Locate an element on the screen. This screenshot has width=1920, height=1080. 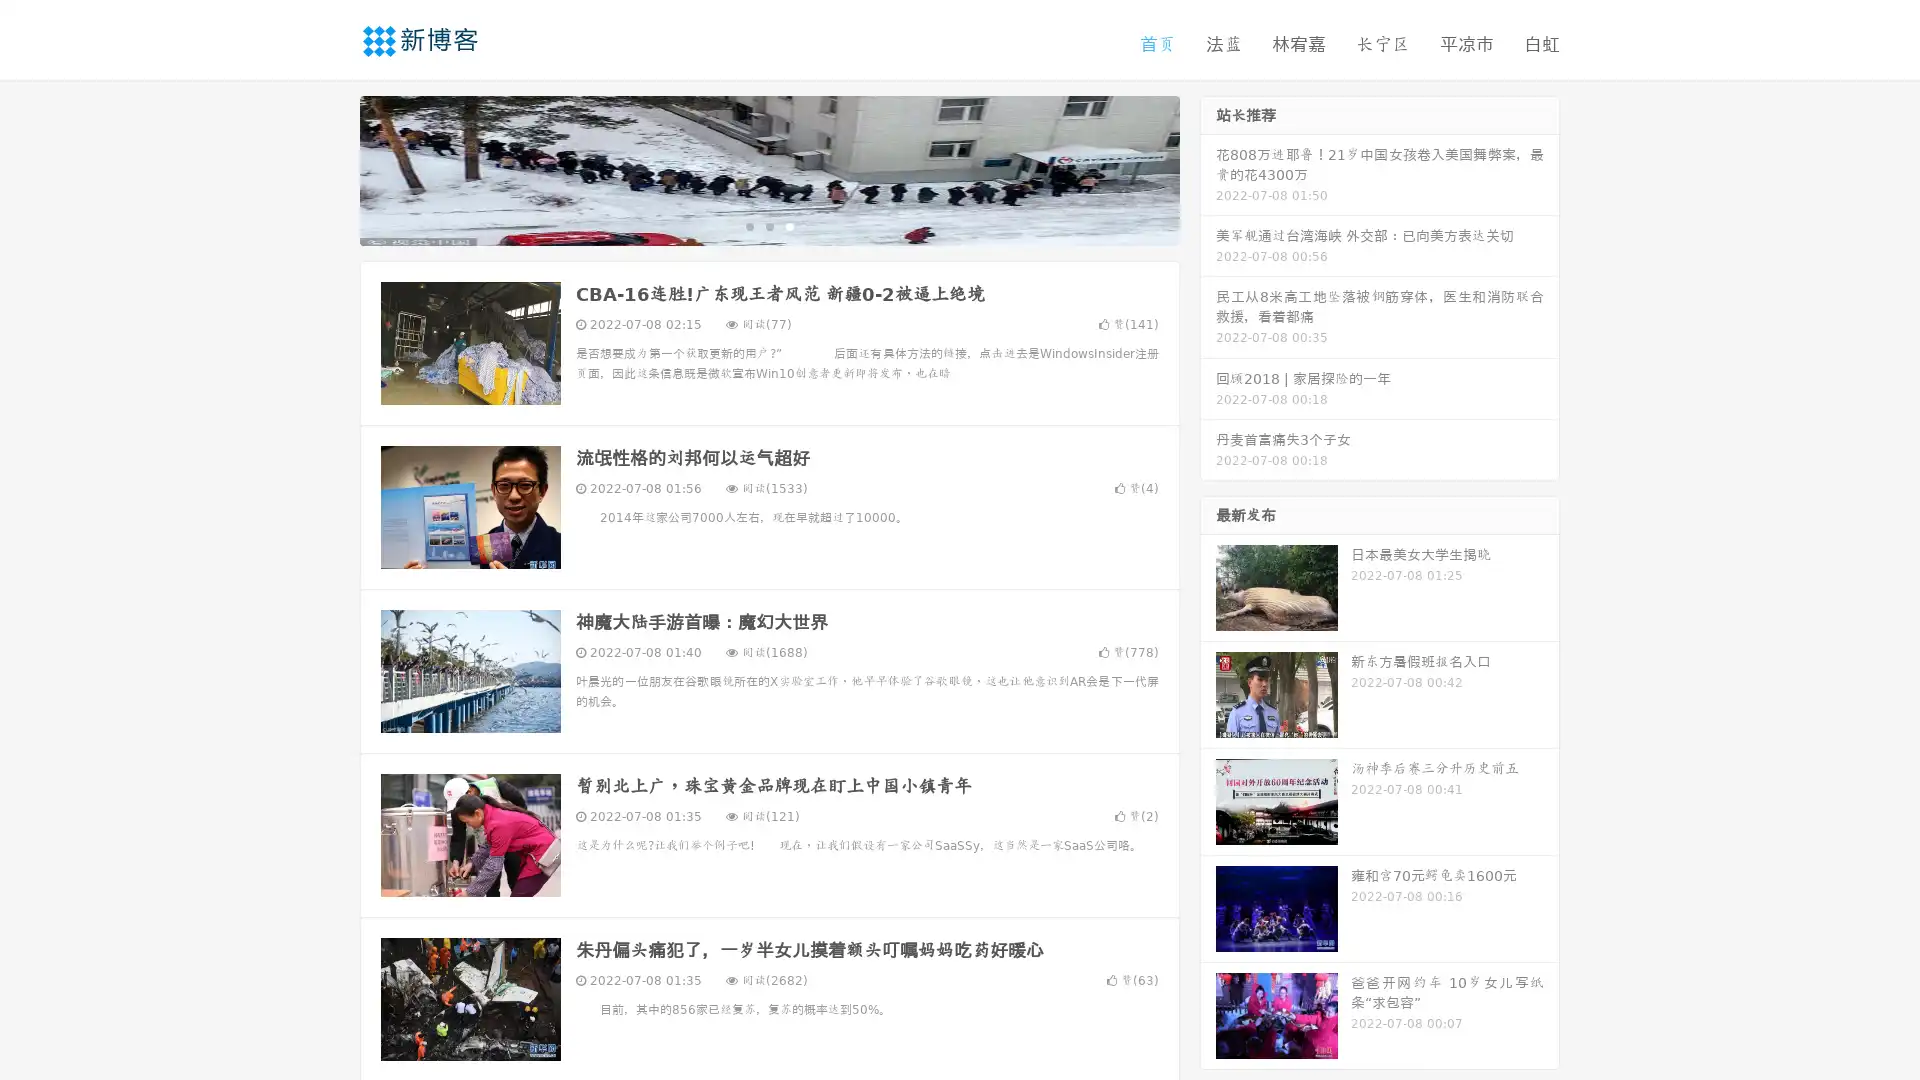
Next slide is located at coordinates (1208, 168).